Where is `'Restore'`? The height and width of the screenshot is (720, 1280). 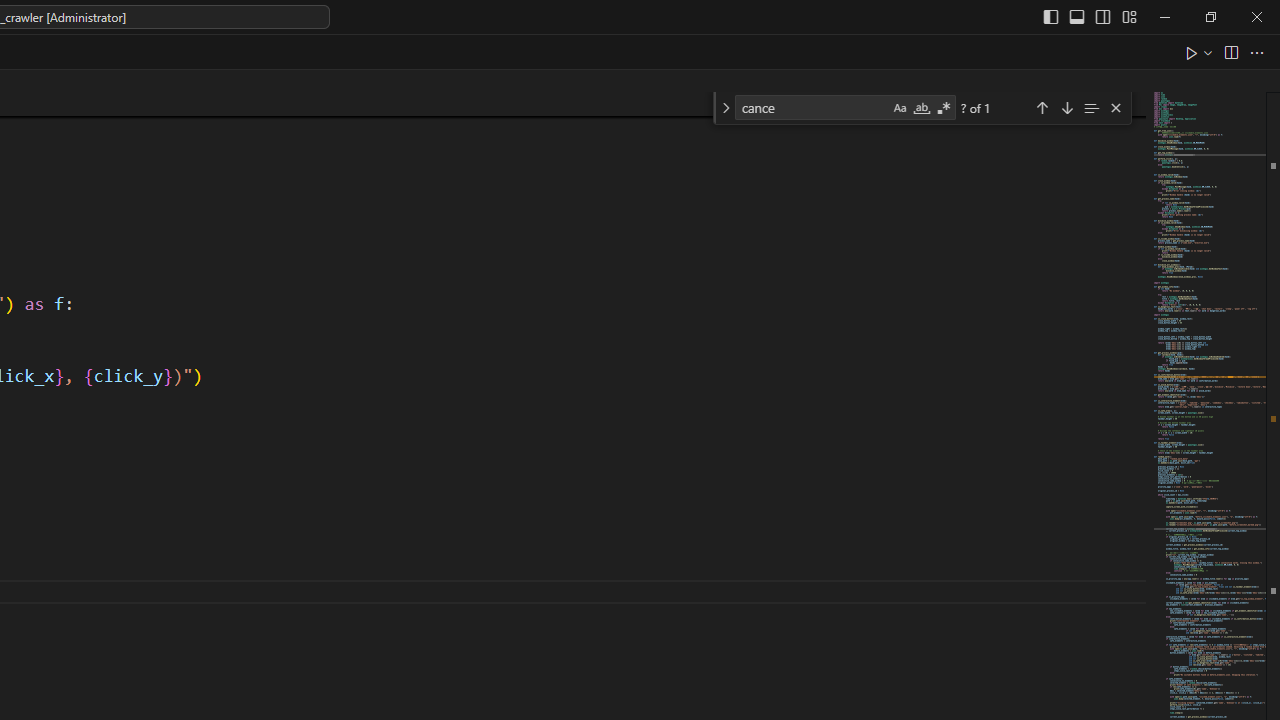
'Restore' is located at coordinates (1209, 16).